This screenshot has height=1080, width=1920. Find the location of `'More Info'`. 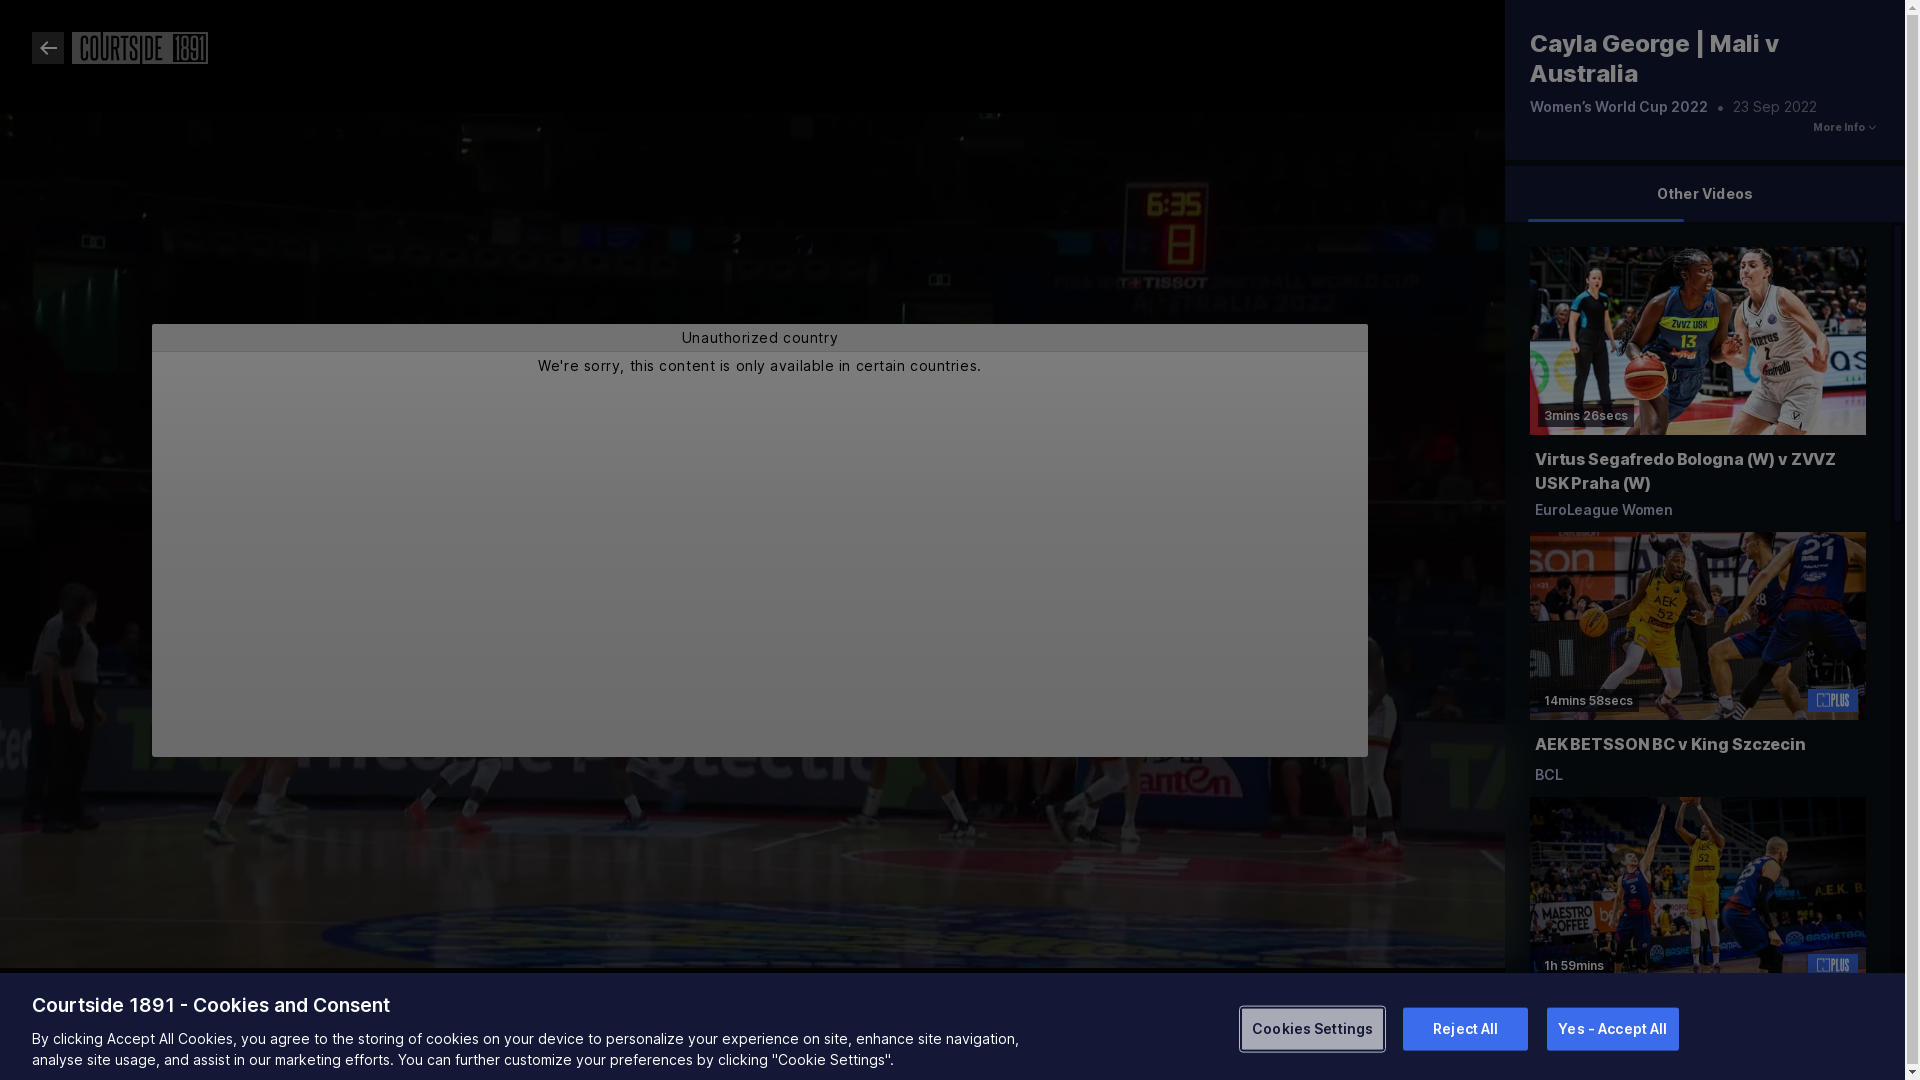

'More Info' is located at coordinates (1838, 127).